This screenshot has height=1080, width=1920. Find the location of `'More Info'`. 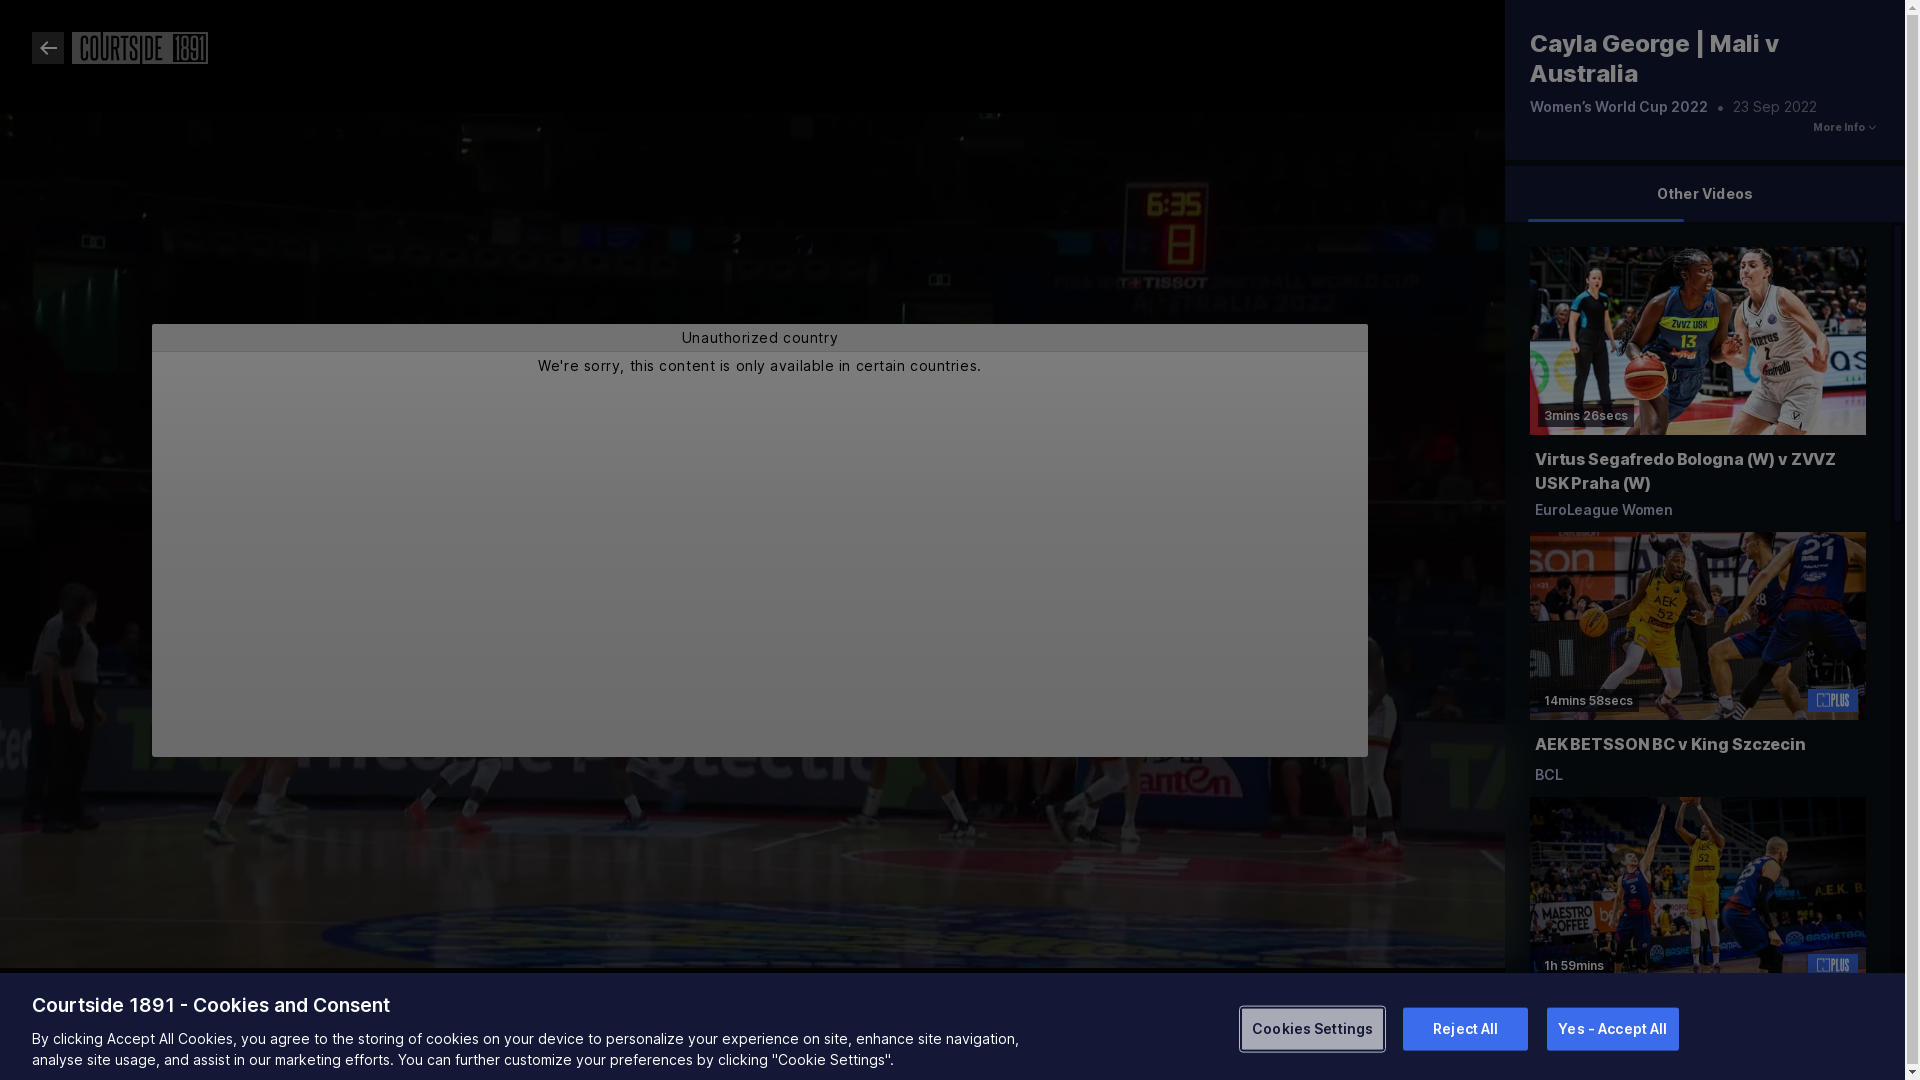

'More Info' is located at coordinates (1838, 127).